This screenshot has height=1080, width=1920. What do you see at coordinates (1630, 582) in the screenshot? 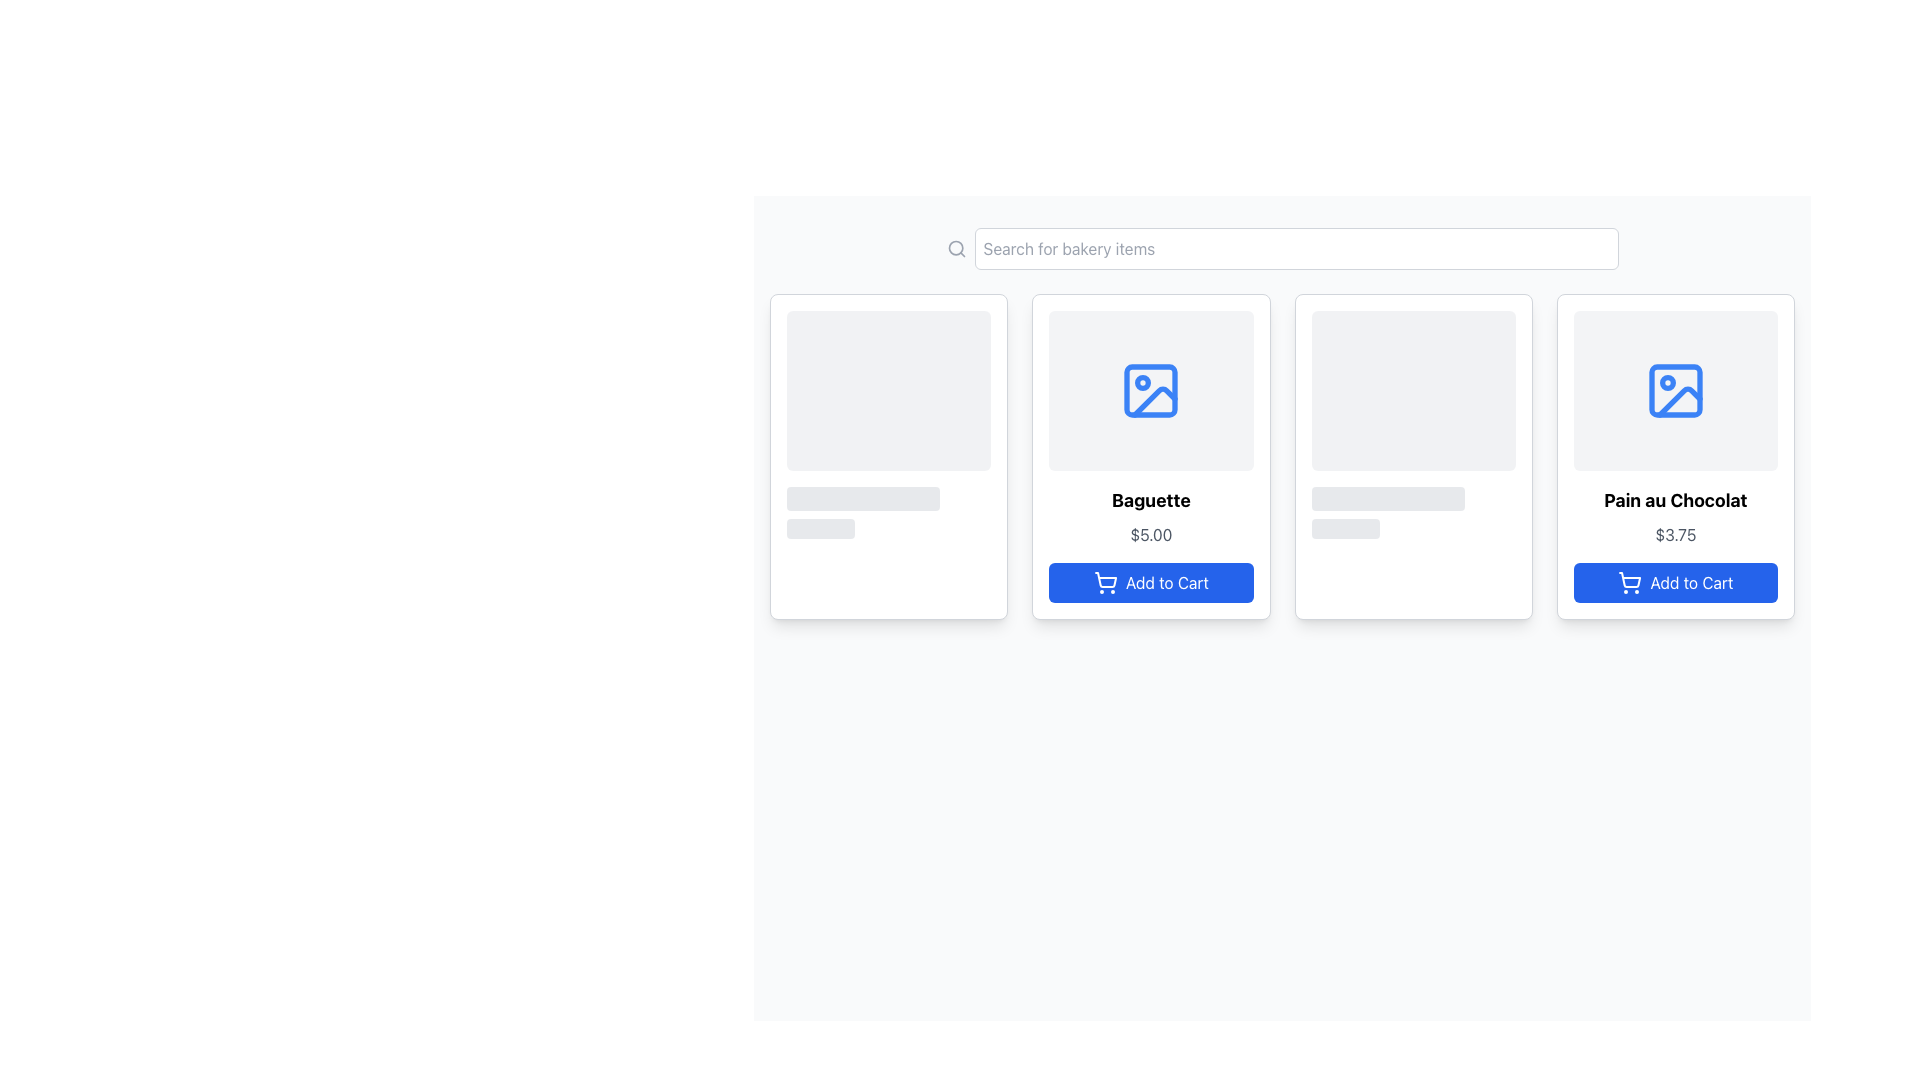
I see `the shopping cart icon located within the 'Add to Cart' button for the 'Pain au Chocolat' product card in the fourth column of the product grid` at bounding box center [1630, 582].